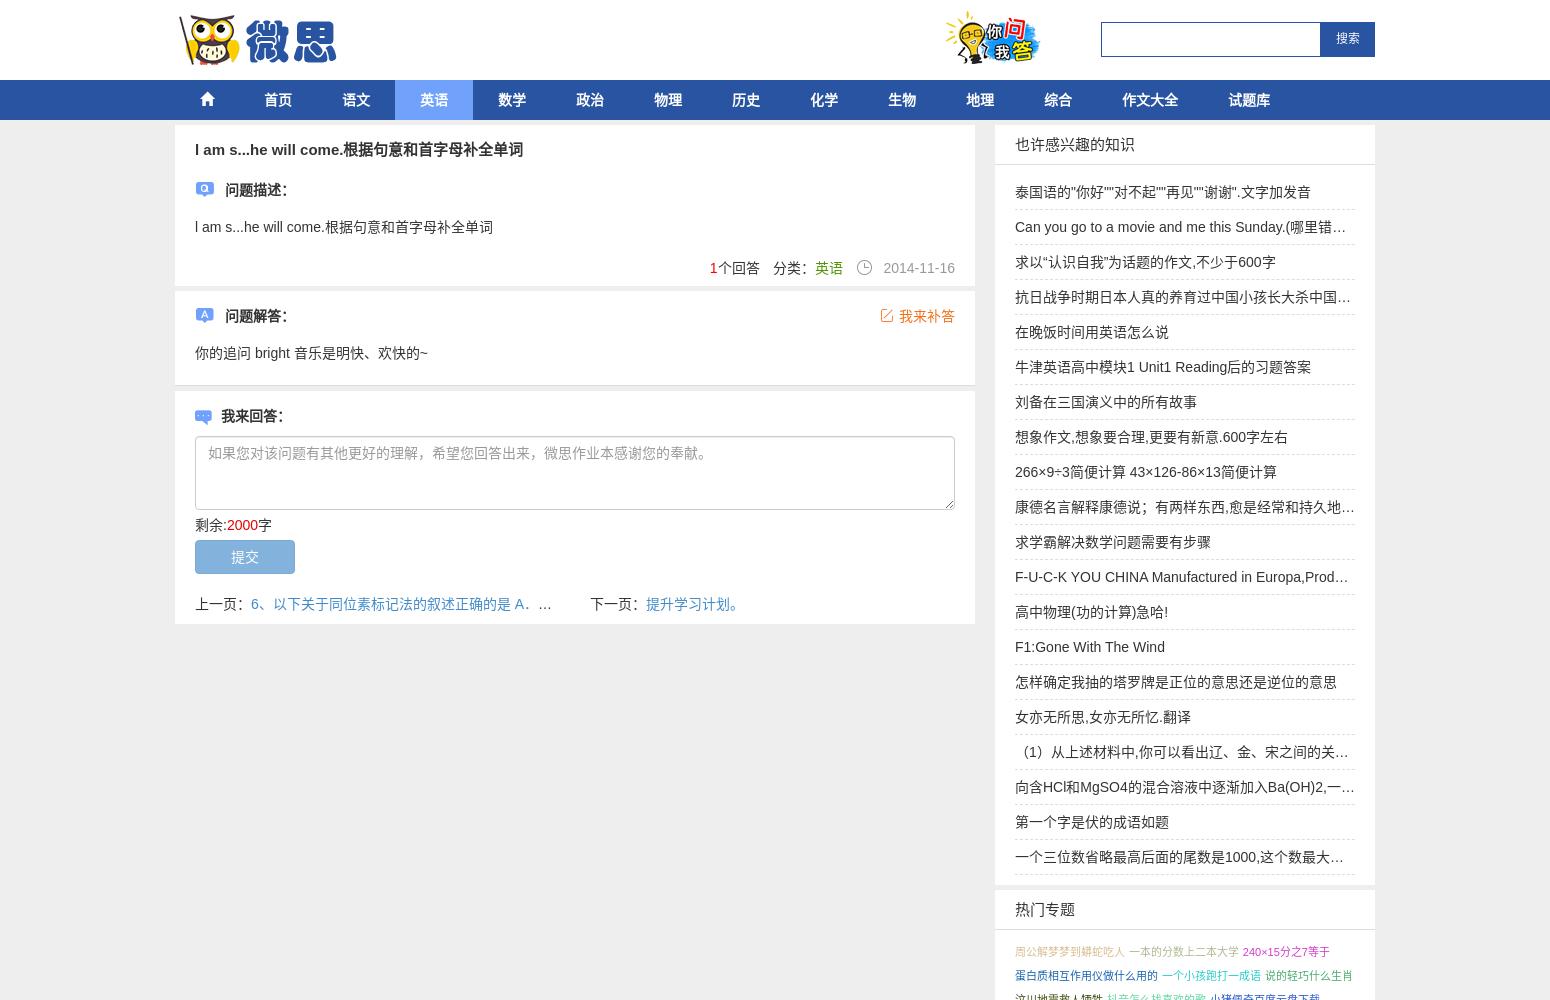 The height and width of the screenshot is (1000, 1550). Describe the element at coordinates (193, 525) in the screenshot. I see `'剩余:'` at that location.